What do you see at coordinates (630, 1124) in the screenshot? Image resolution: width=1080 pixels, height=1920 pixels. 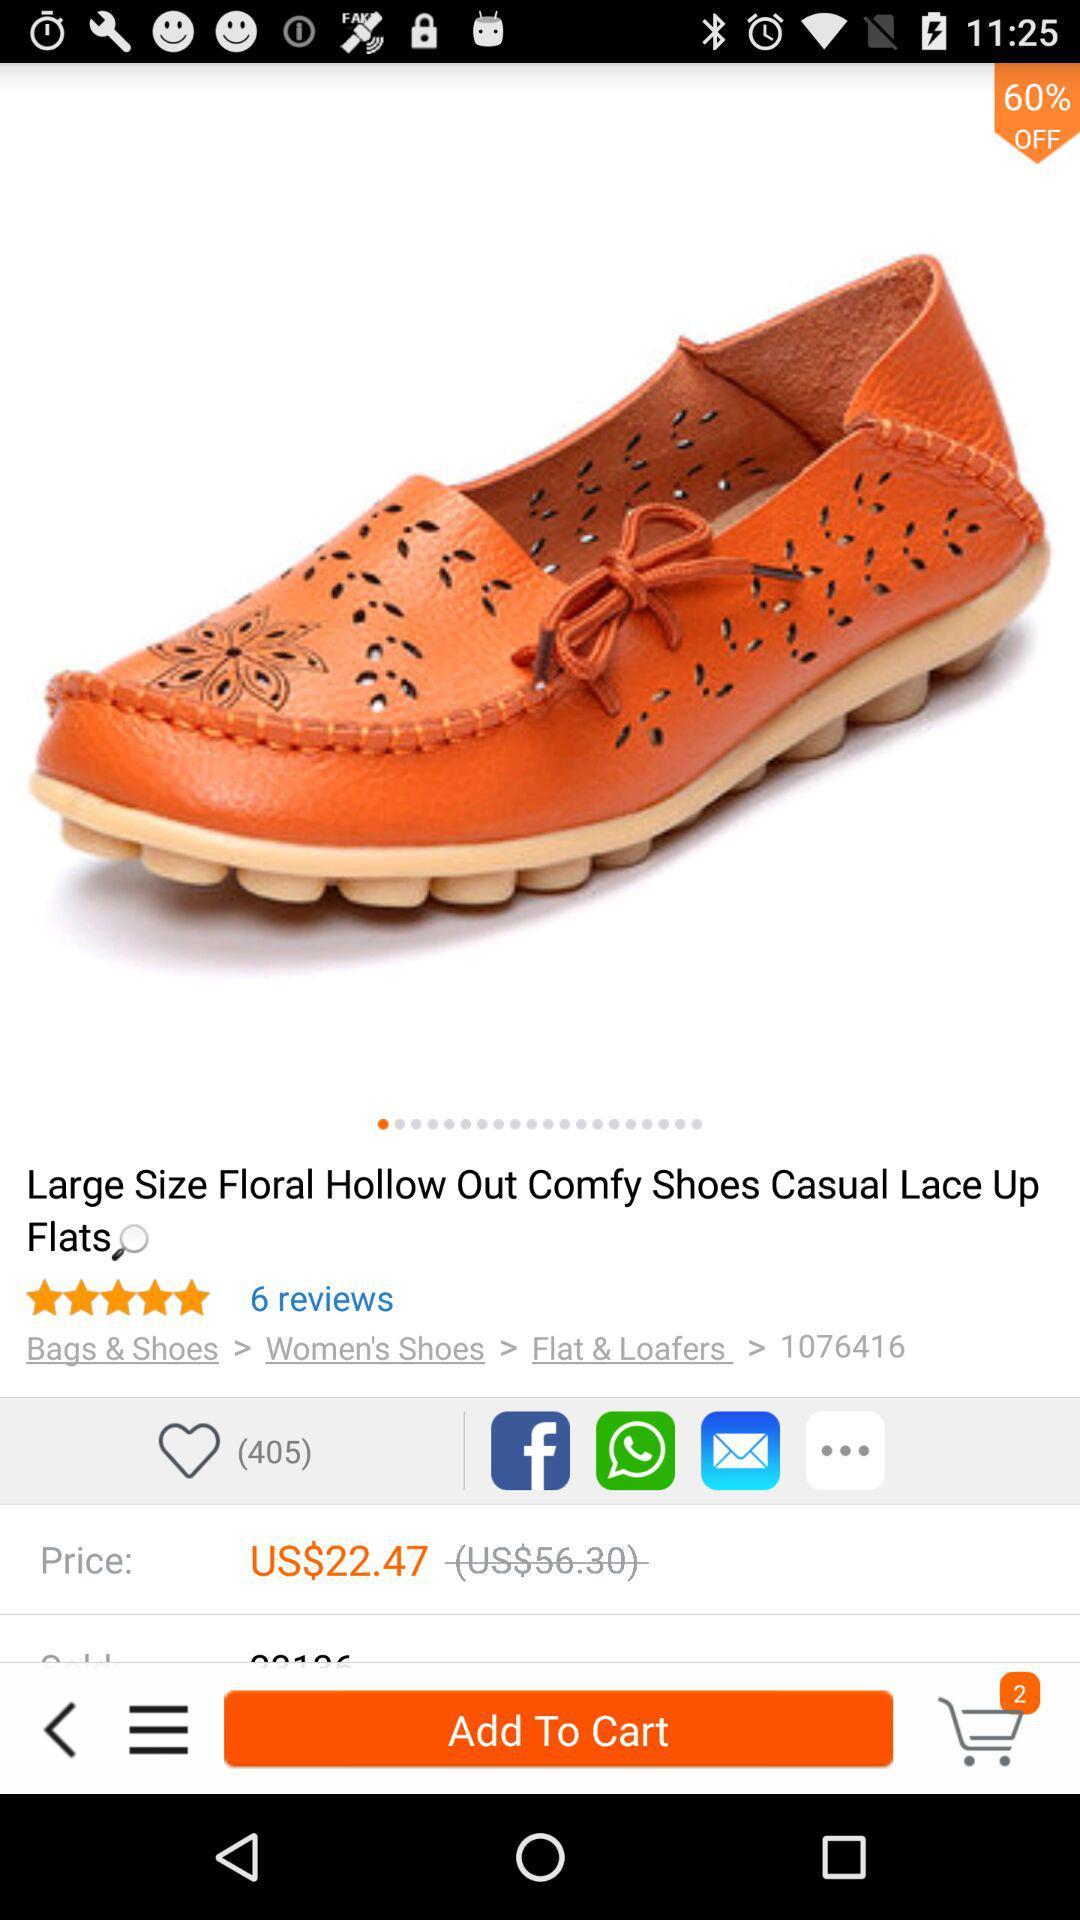 I see `this page` at bounding box center [630, 1124].